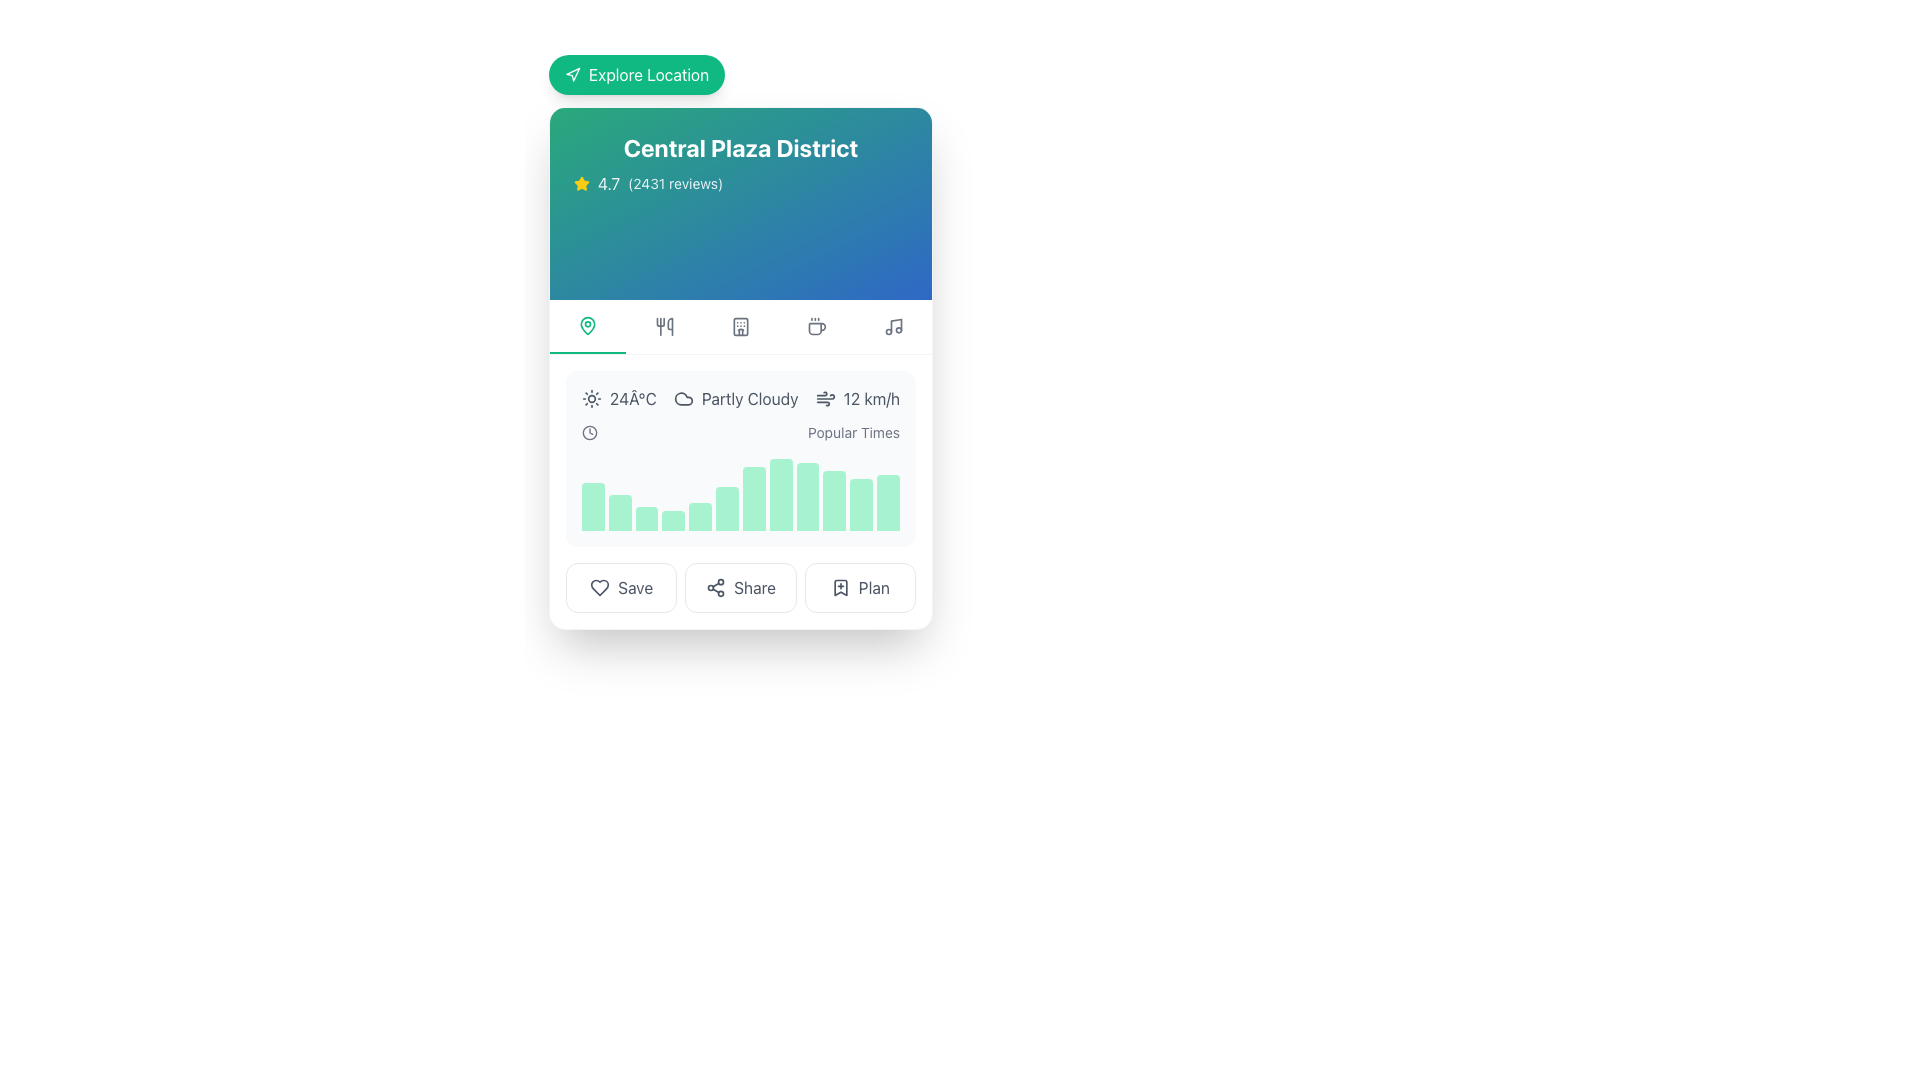 This screenshot has height=1080, width=1920. What do you see at coordinates (739, 184) in the screenshot?
I see `the Rating display element` at bounding box center [739, 184].